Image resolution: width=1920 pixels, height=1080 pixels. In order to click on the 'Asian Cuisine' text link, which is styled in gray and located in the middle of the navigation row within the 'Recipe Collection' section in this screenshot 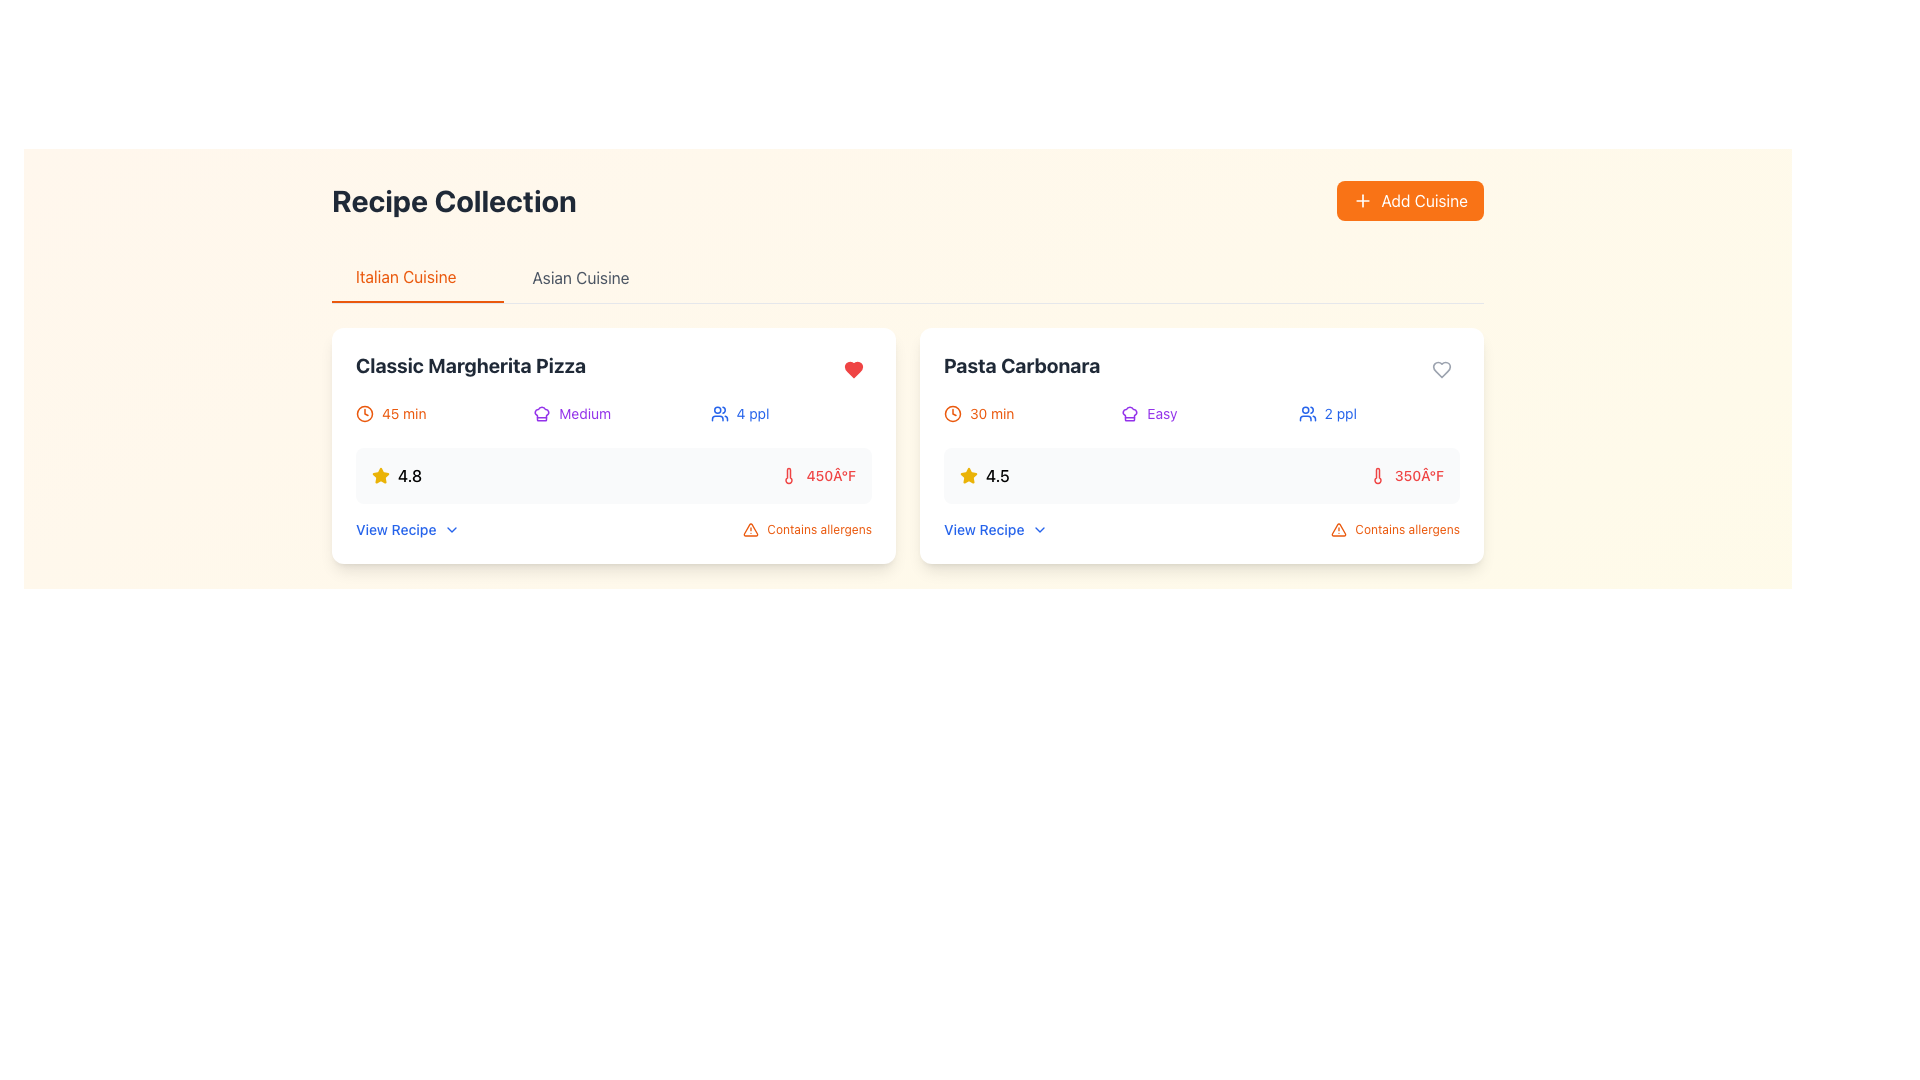, I will do `click(592, 277)`.